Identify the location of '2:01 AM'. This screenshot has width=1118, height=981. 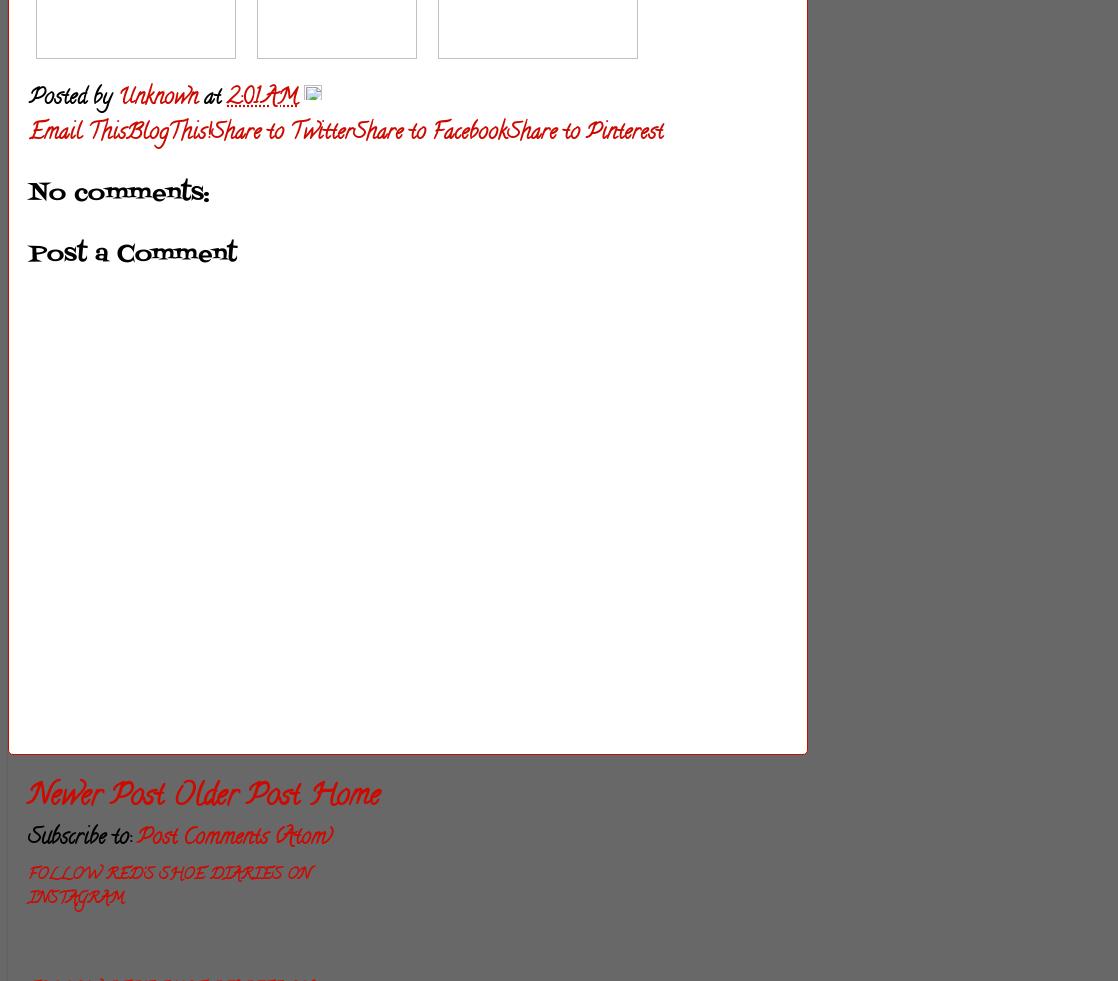
(262, 97).